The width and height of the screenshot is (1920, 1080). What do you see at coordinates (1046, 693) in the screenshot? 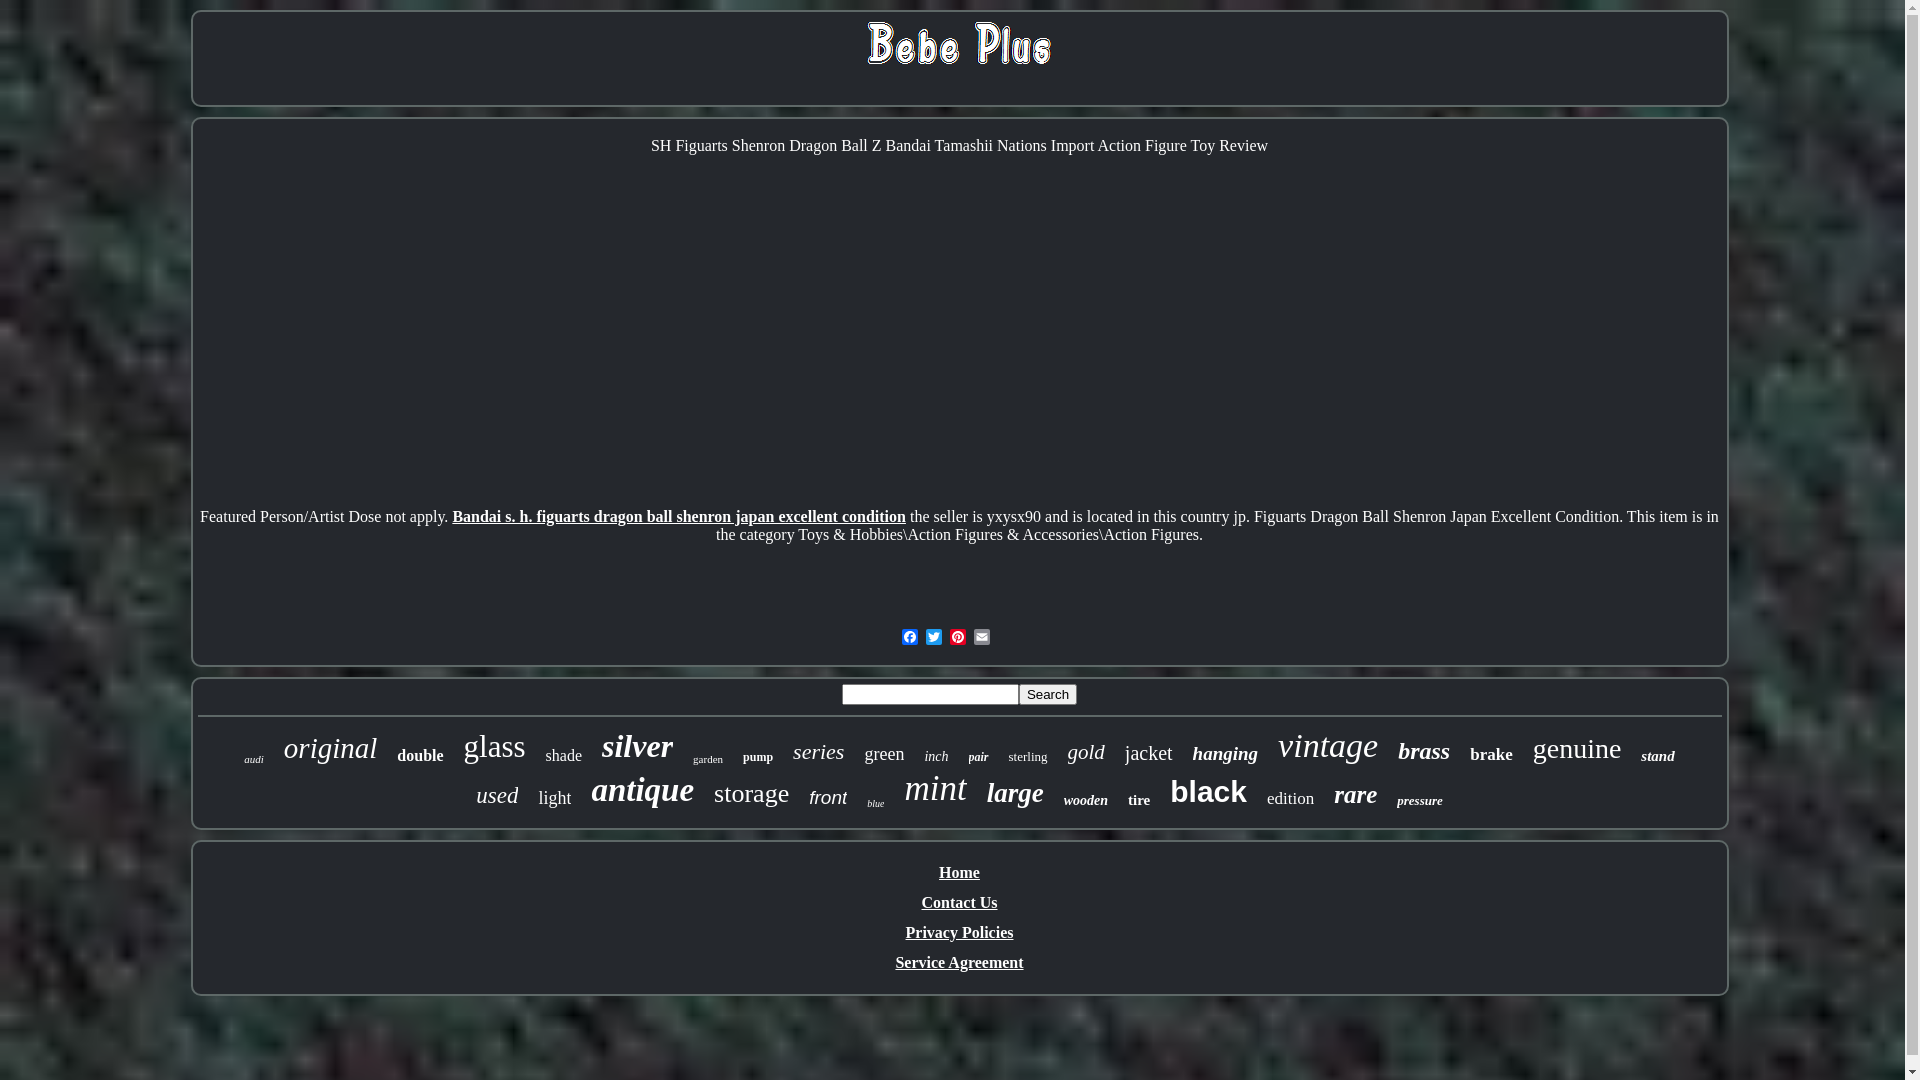
I see `'Search'` at bounding box center [1046, 693].